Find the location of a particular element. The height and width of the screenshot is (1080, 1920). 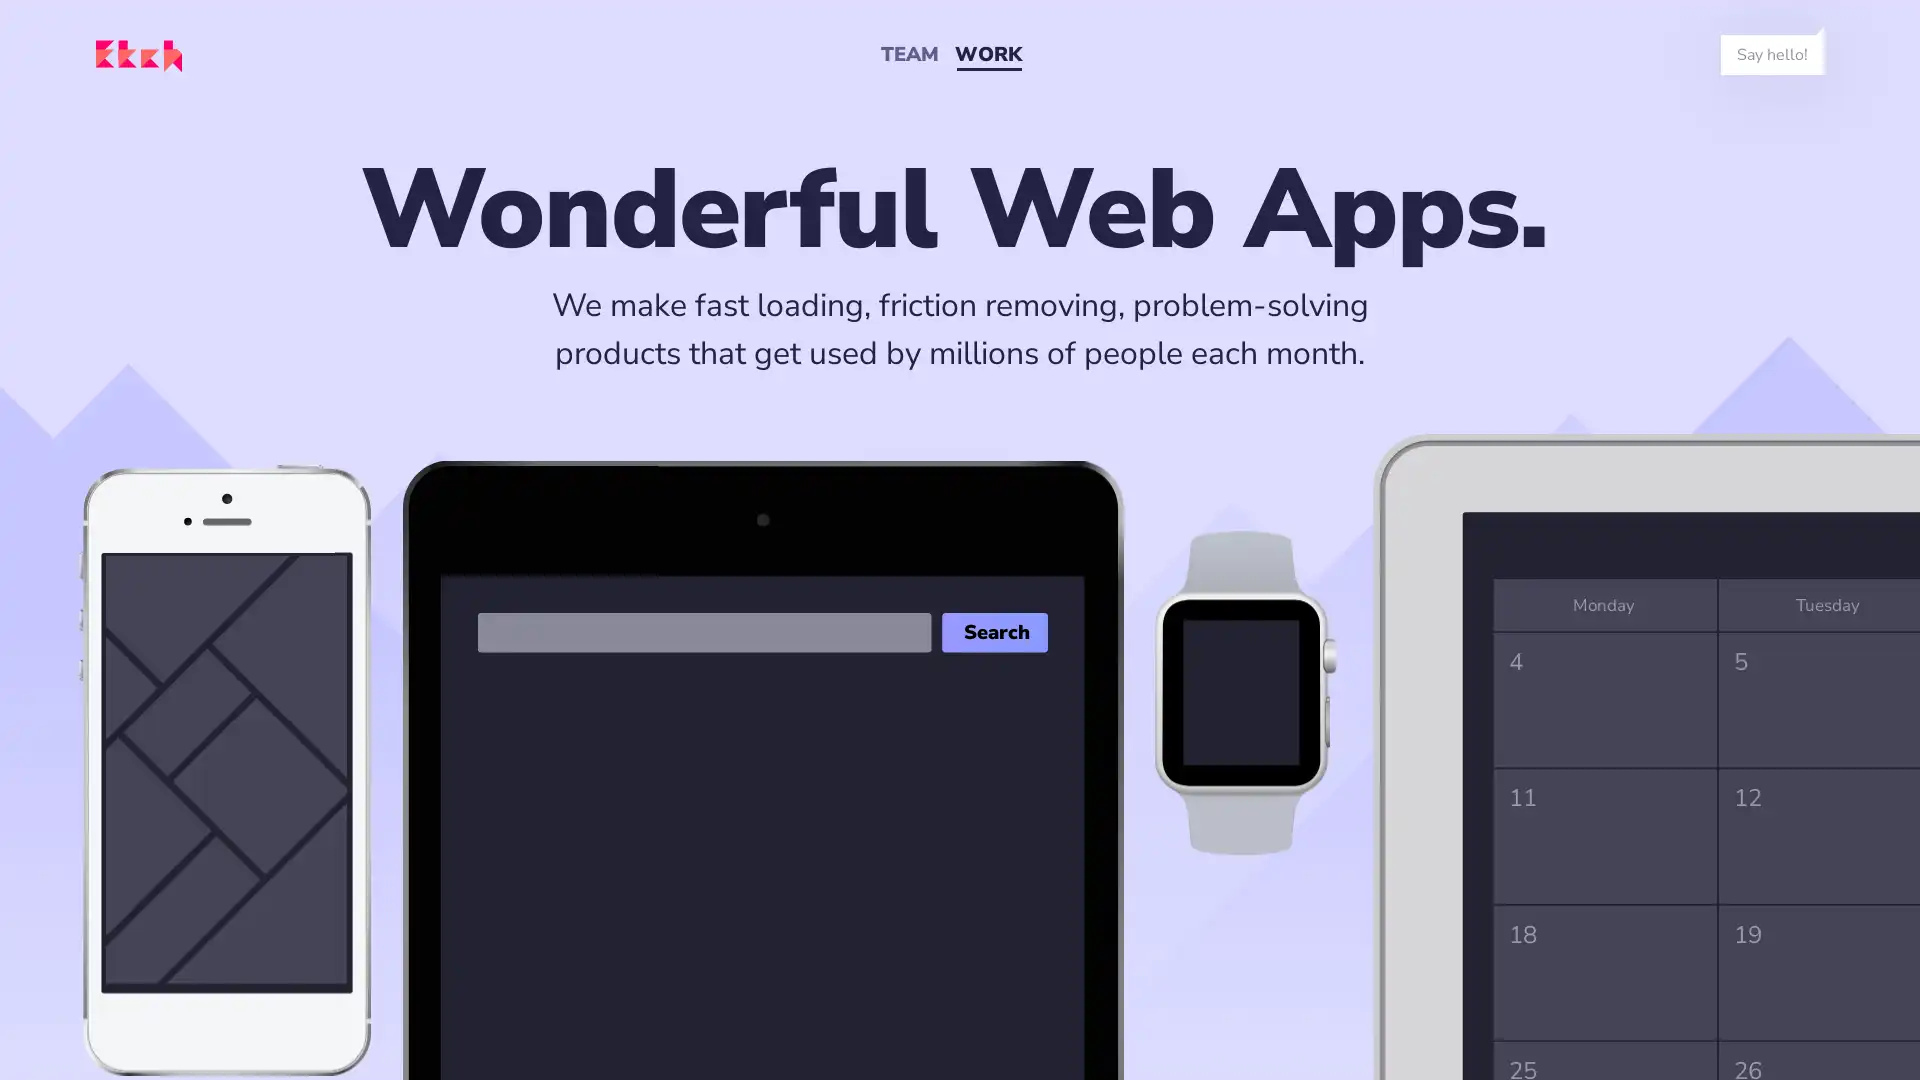

Open the contact details modal is located at coordinates (1772, 53).